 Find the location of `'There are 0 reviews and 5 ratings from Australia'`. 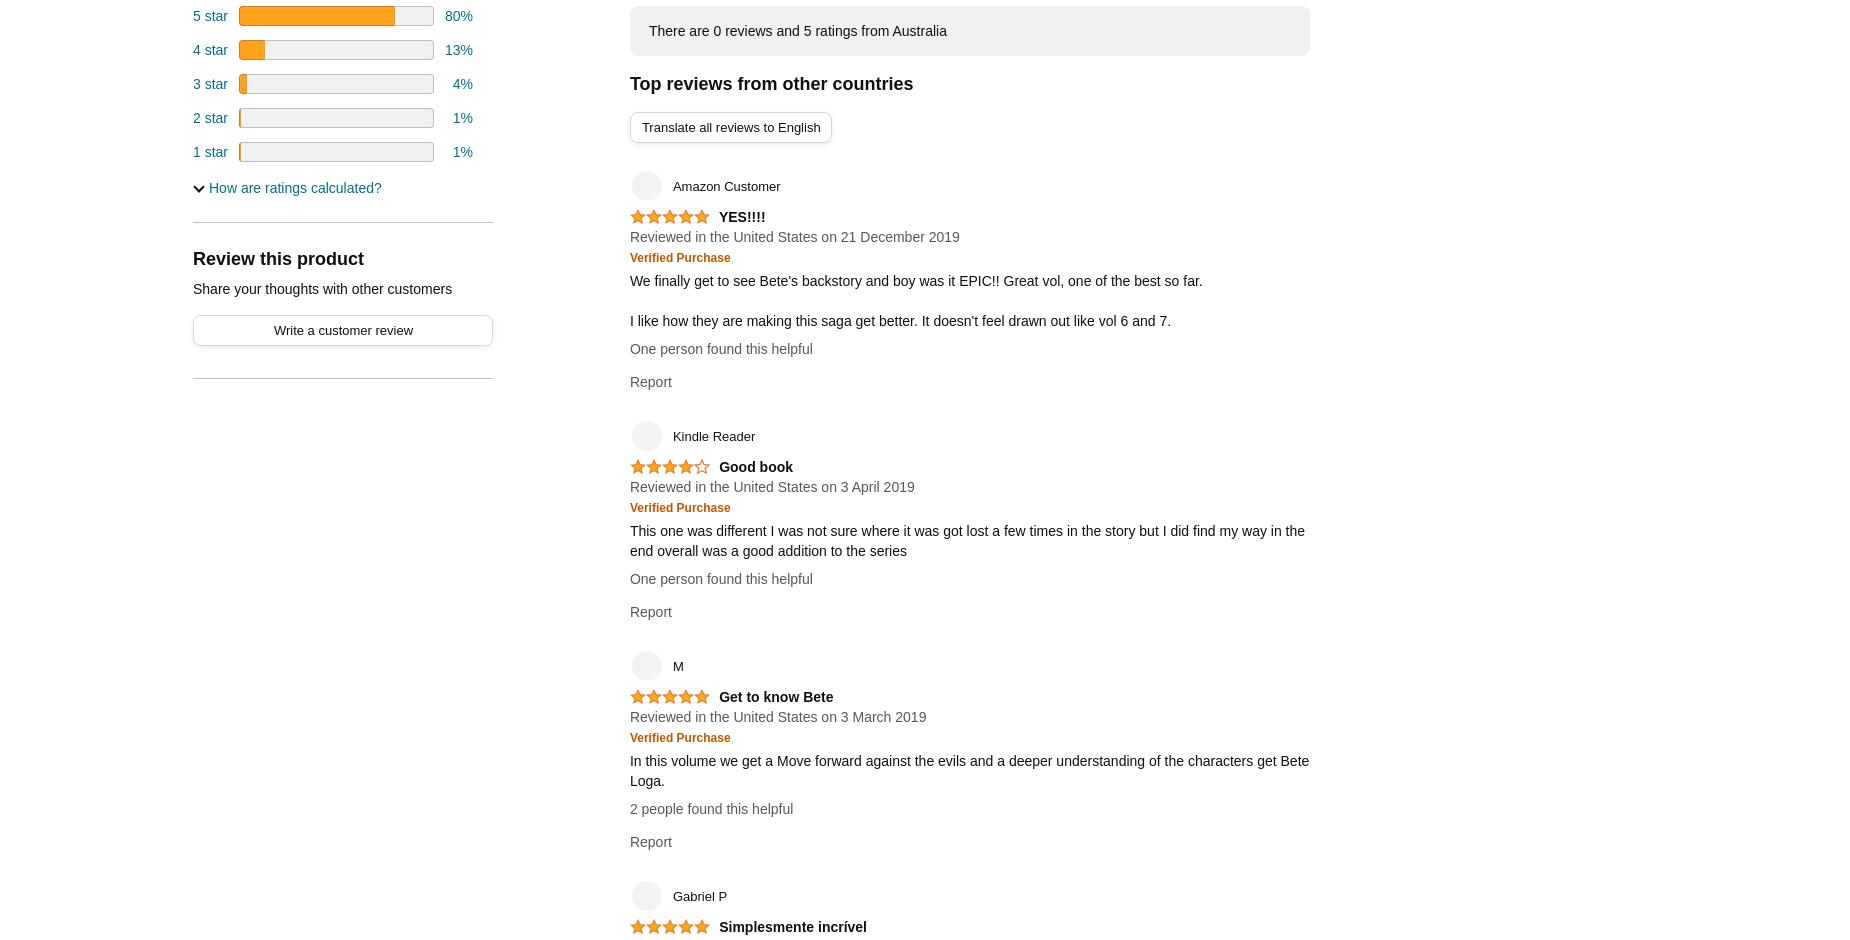

'There are 0 reviews and 5 ratings from Australia' is located at coordinates (796, 31).